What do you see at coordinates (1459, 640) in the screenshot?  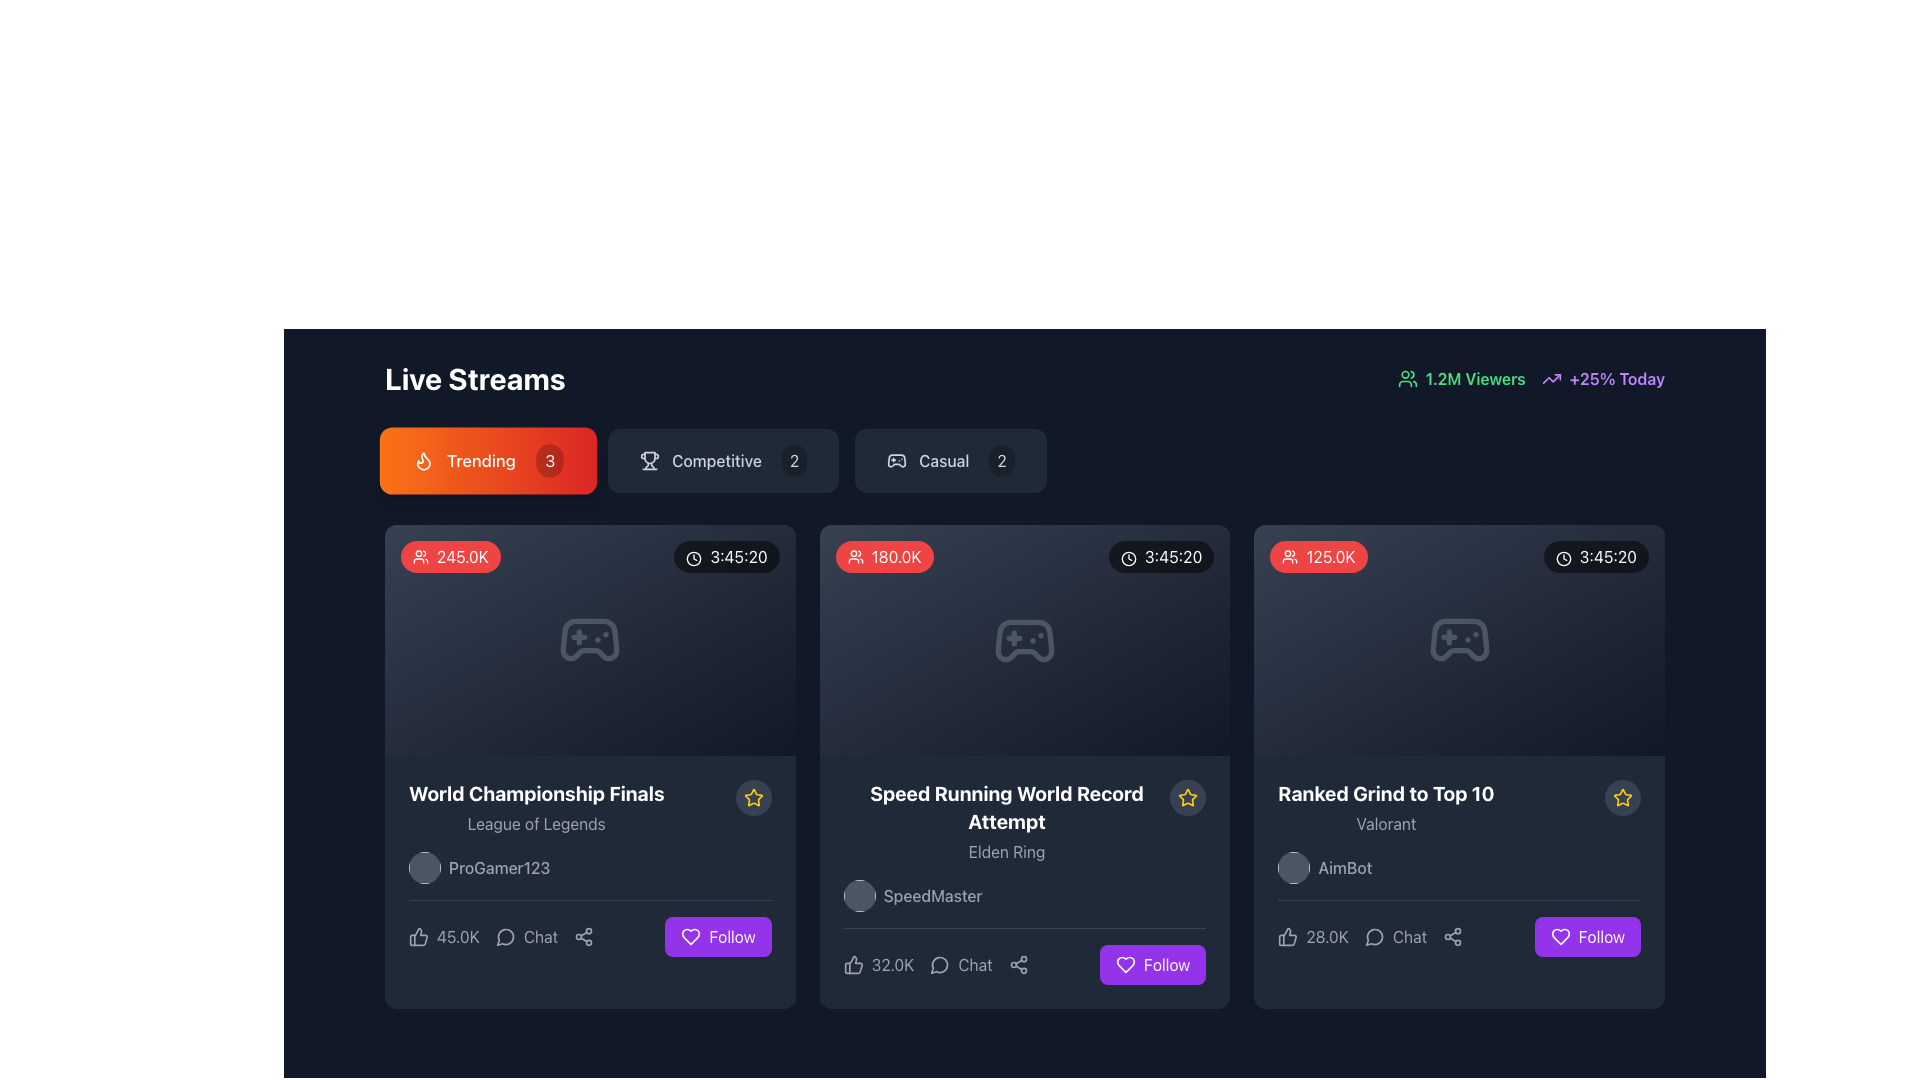 I see `the component displaying user count and duration with a game controller icon in between` at bounding box center [1459, 640].